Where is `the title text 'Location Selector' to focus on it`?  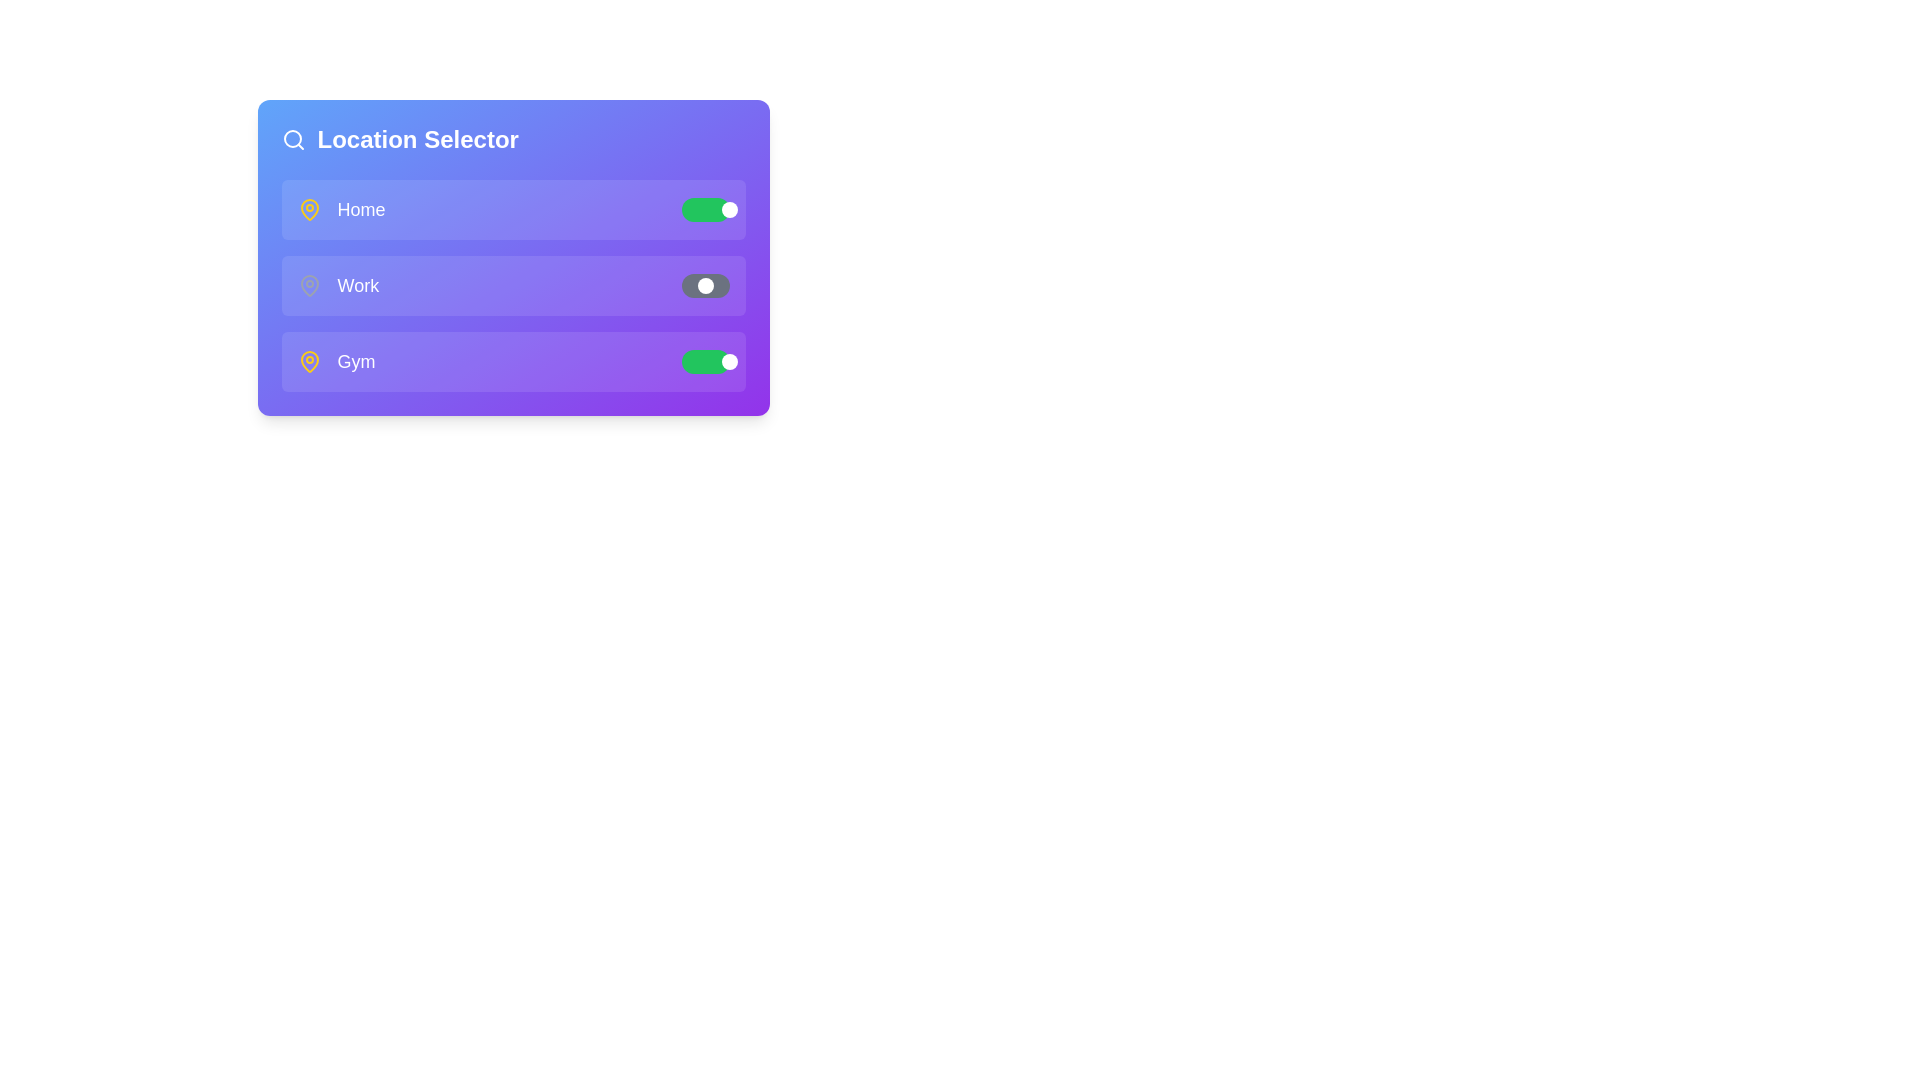 the title text 'Location Selector' to focus on it is located at coordinates (416, 138).